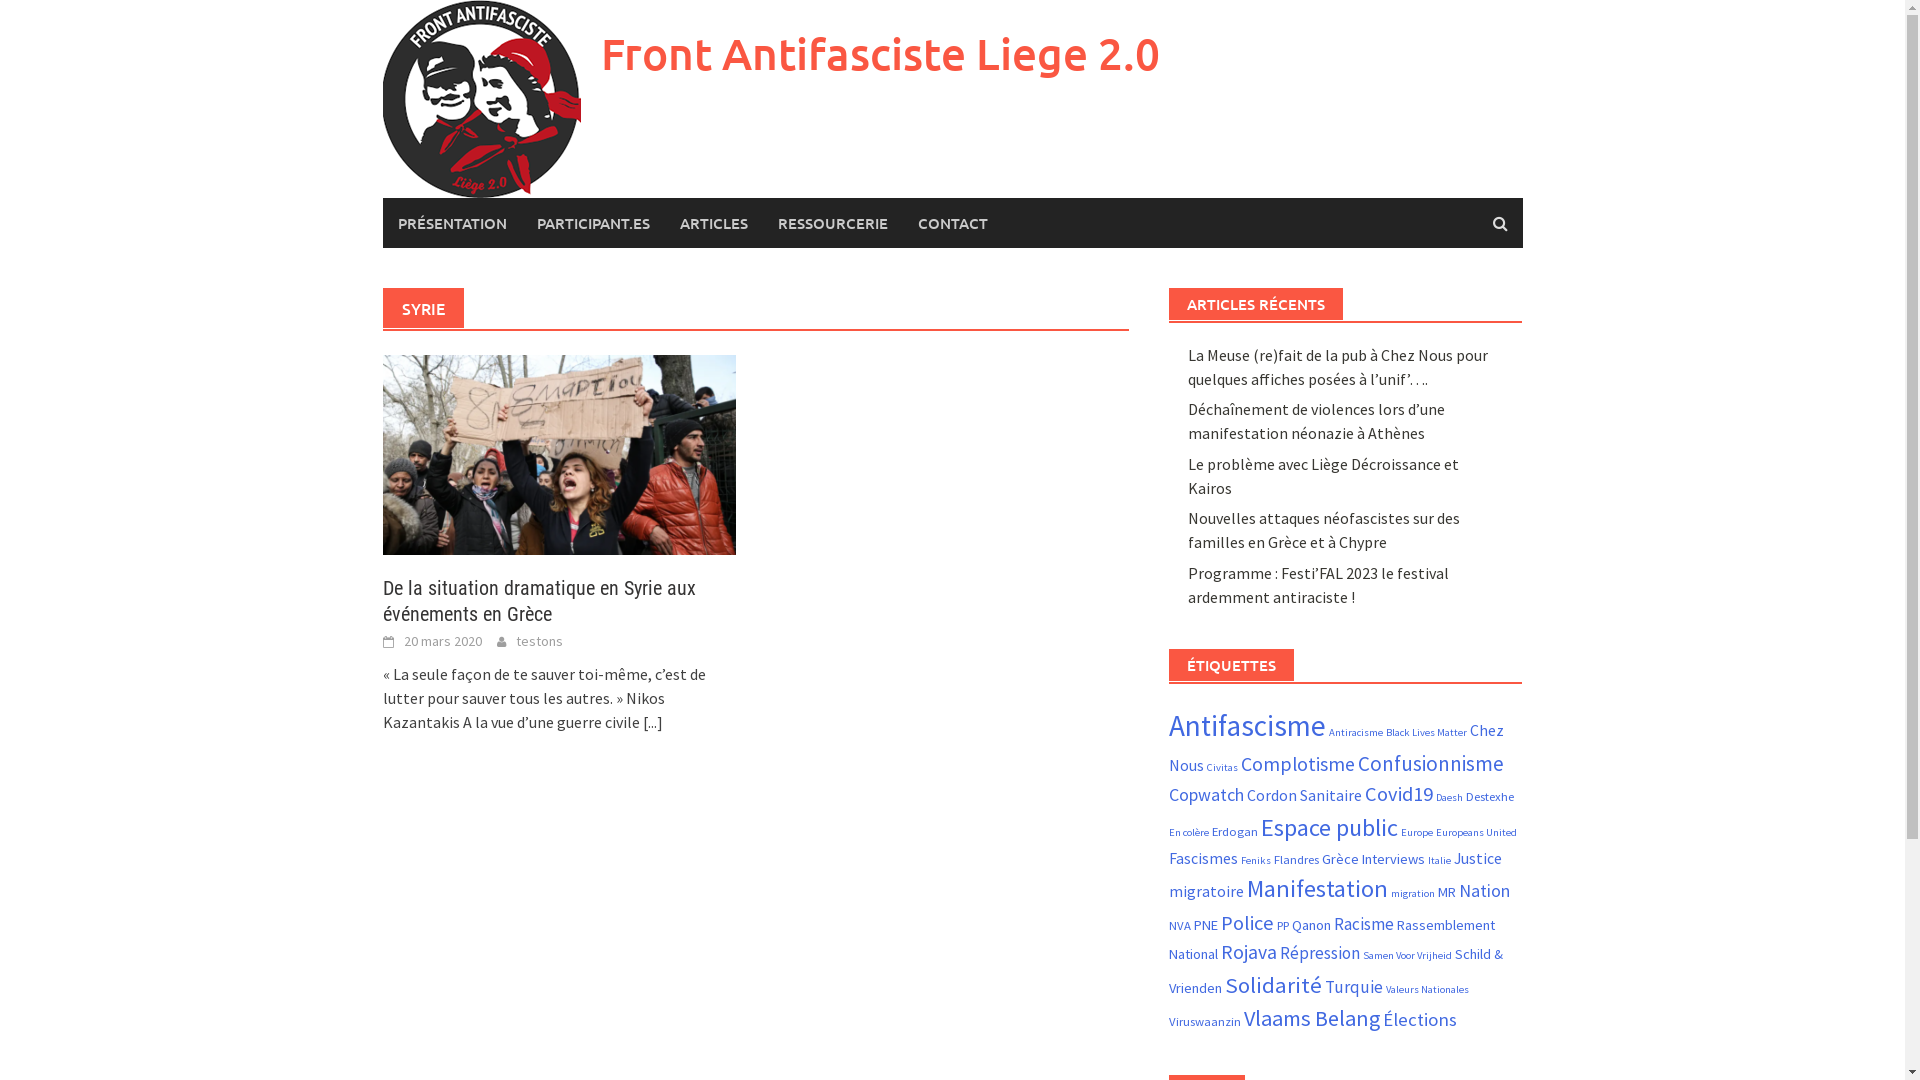 This screenshot has width=1920, height=1080. Describe the element at coordinates (539, 640) in the screenshot. I see `'testons'` at that location.